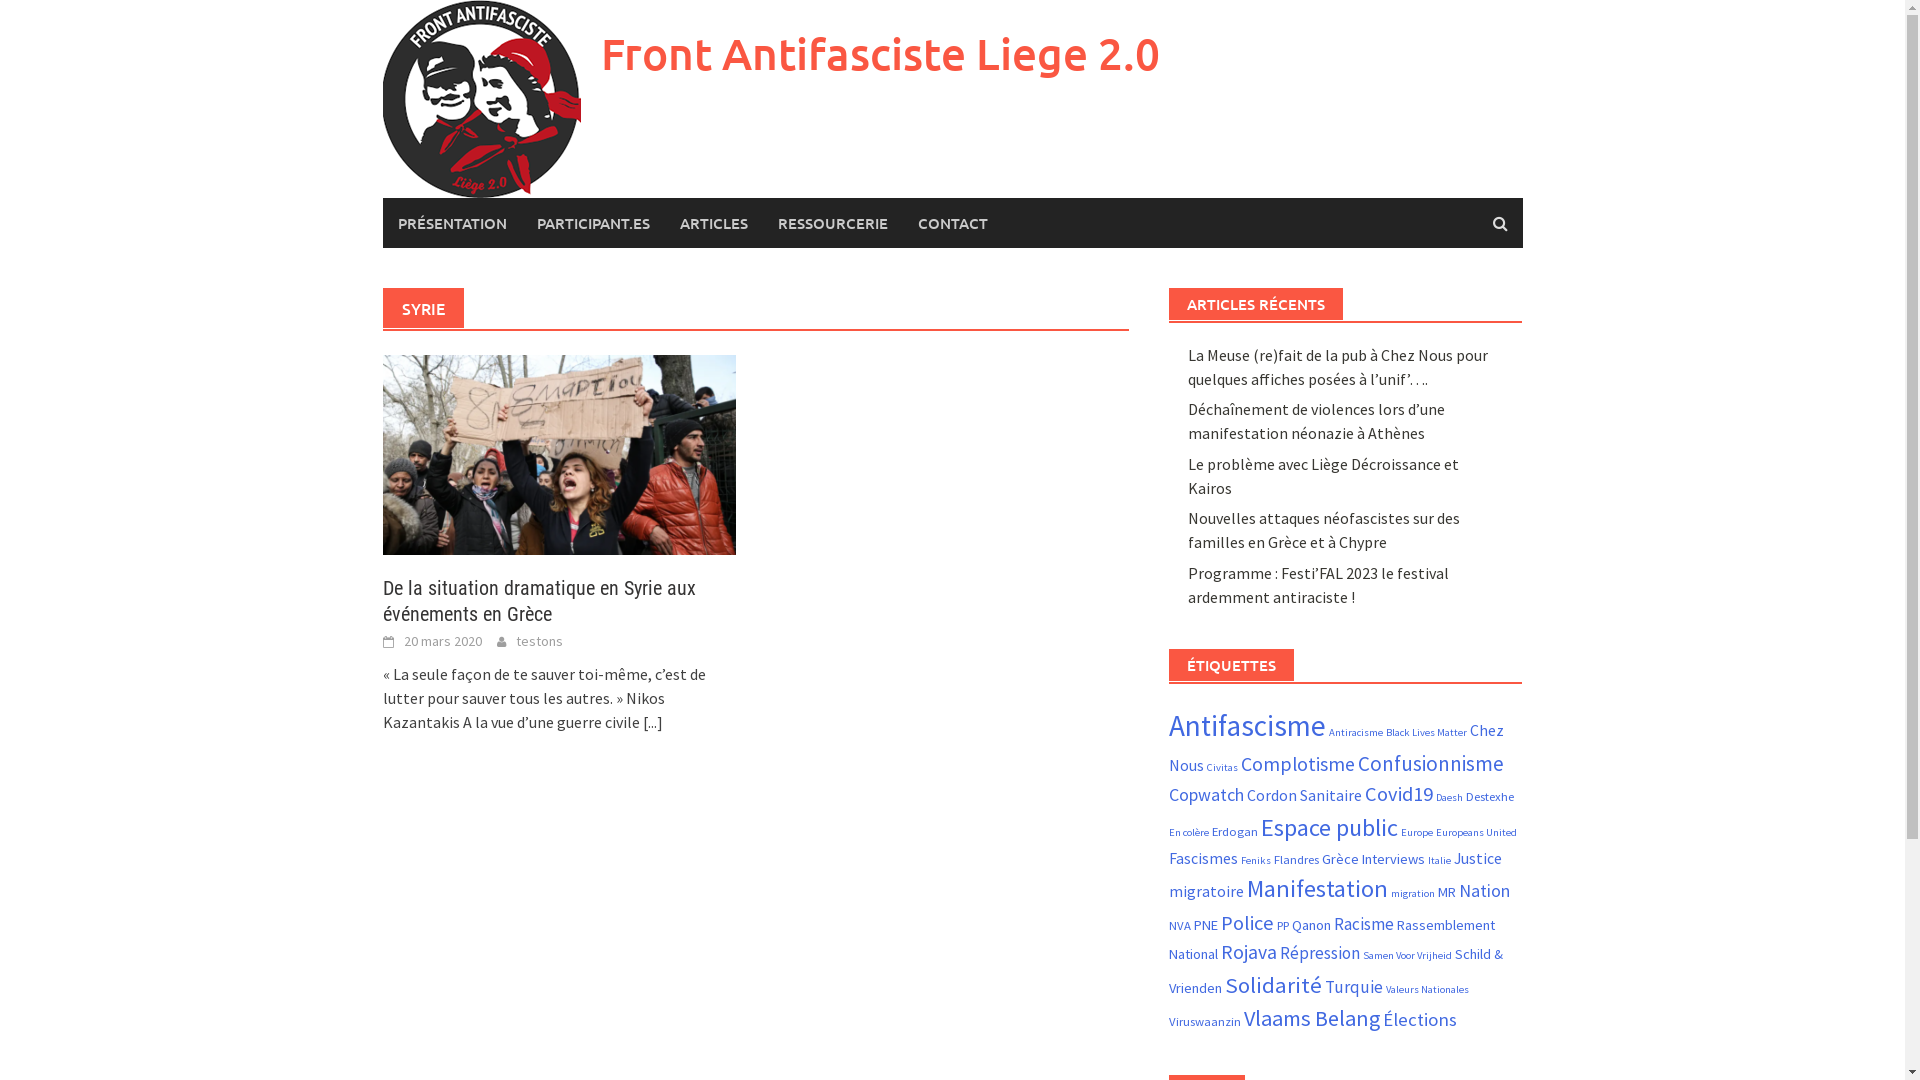 This screenshot has width=1920, height=1080. Describe the element at coordinates (539, 640) in the screenshot. I see `'testons'` at that location.